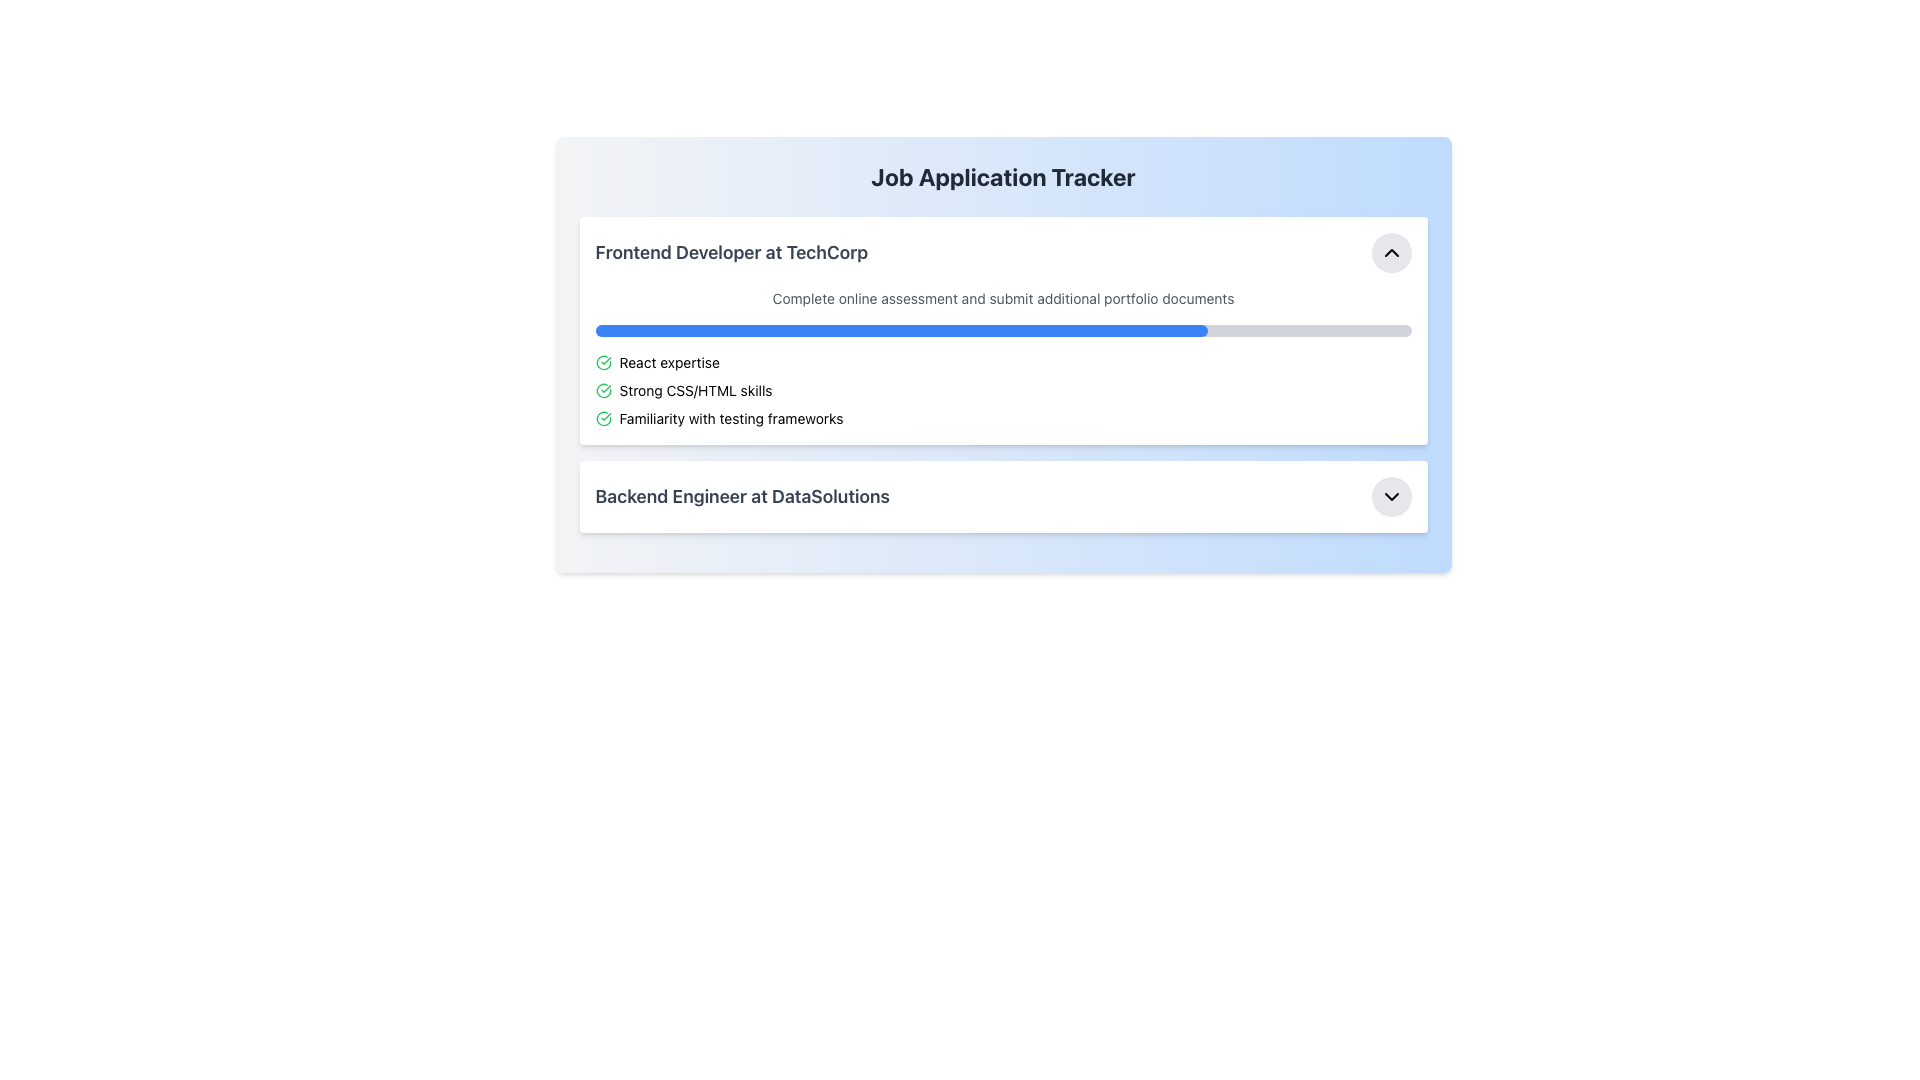 This screenshot has height=1080, width=1920. Describe the element at coordinates (1003, 330) in the screenshot. I see `the progress bar that indicates the completion status of the online assessment, situated below the text 'Complete online assessment and submit additional portfolio documents'` at that location.